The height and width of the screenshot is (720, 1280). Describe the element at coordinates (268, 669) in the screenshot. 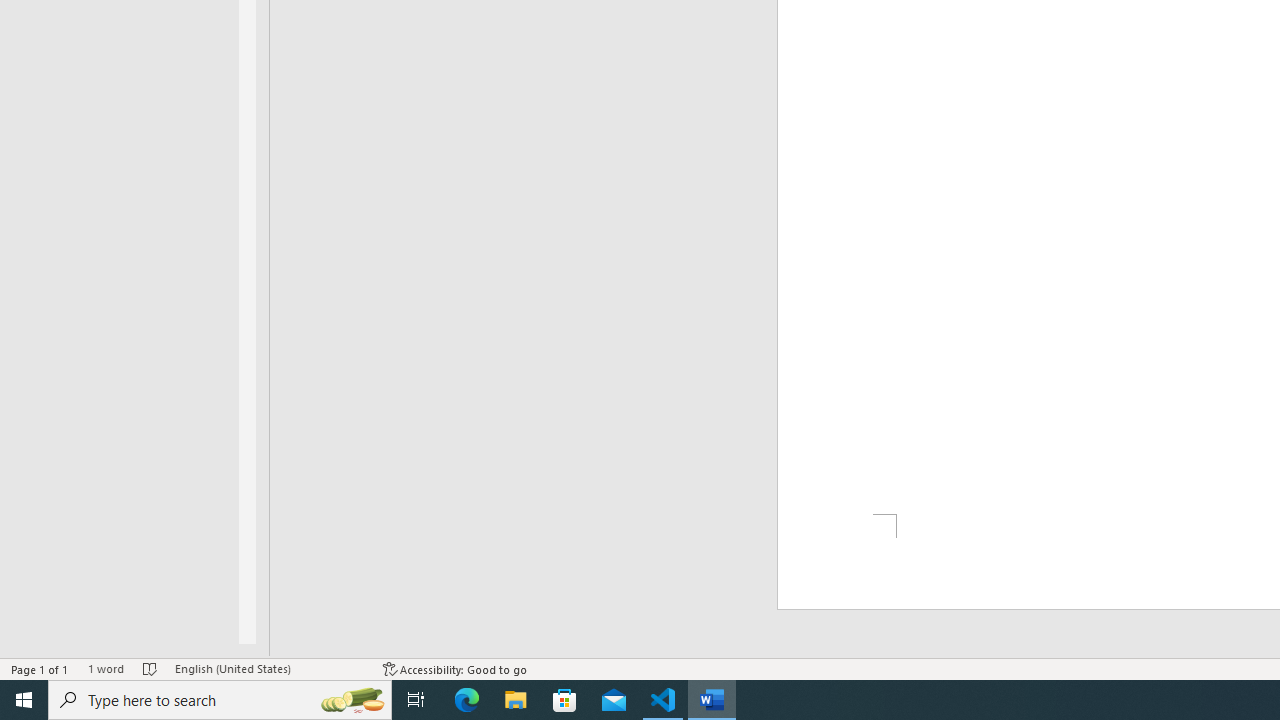

I see `'Language English (United States)'` at that location.